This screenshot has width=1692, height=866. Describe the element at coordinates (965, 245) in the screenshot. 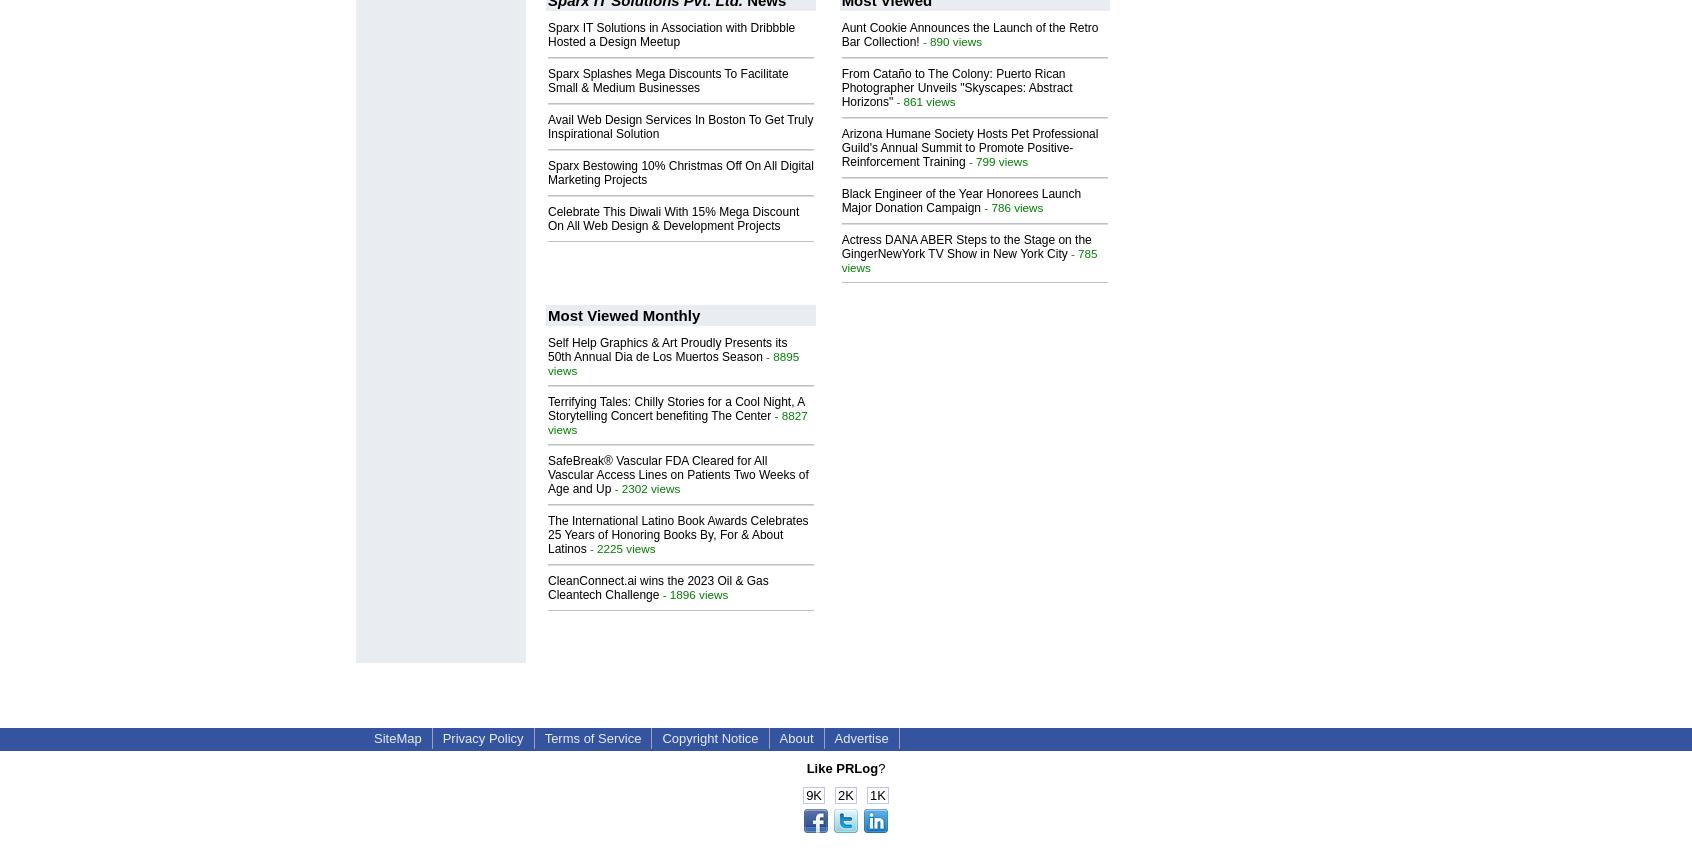

I see `'Actress DANA ABER Steps to the Stage on the GingerNewYork TV Show in New York City'` at that location.